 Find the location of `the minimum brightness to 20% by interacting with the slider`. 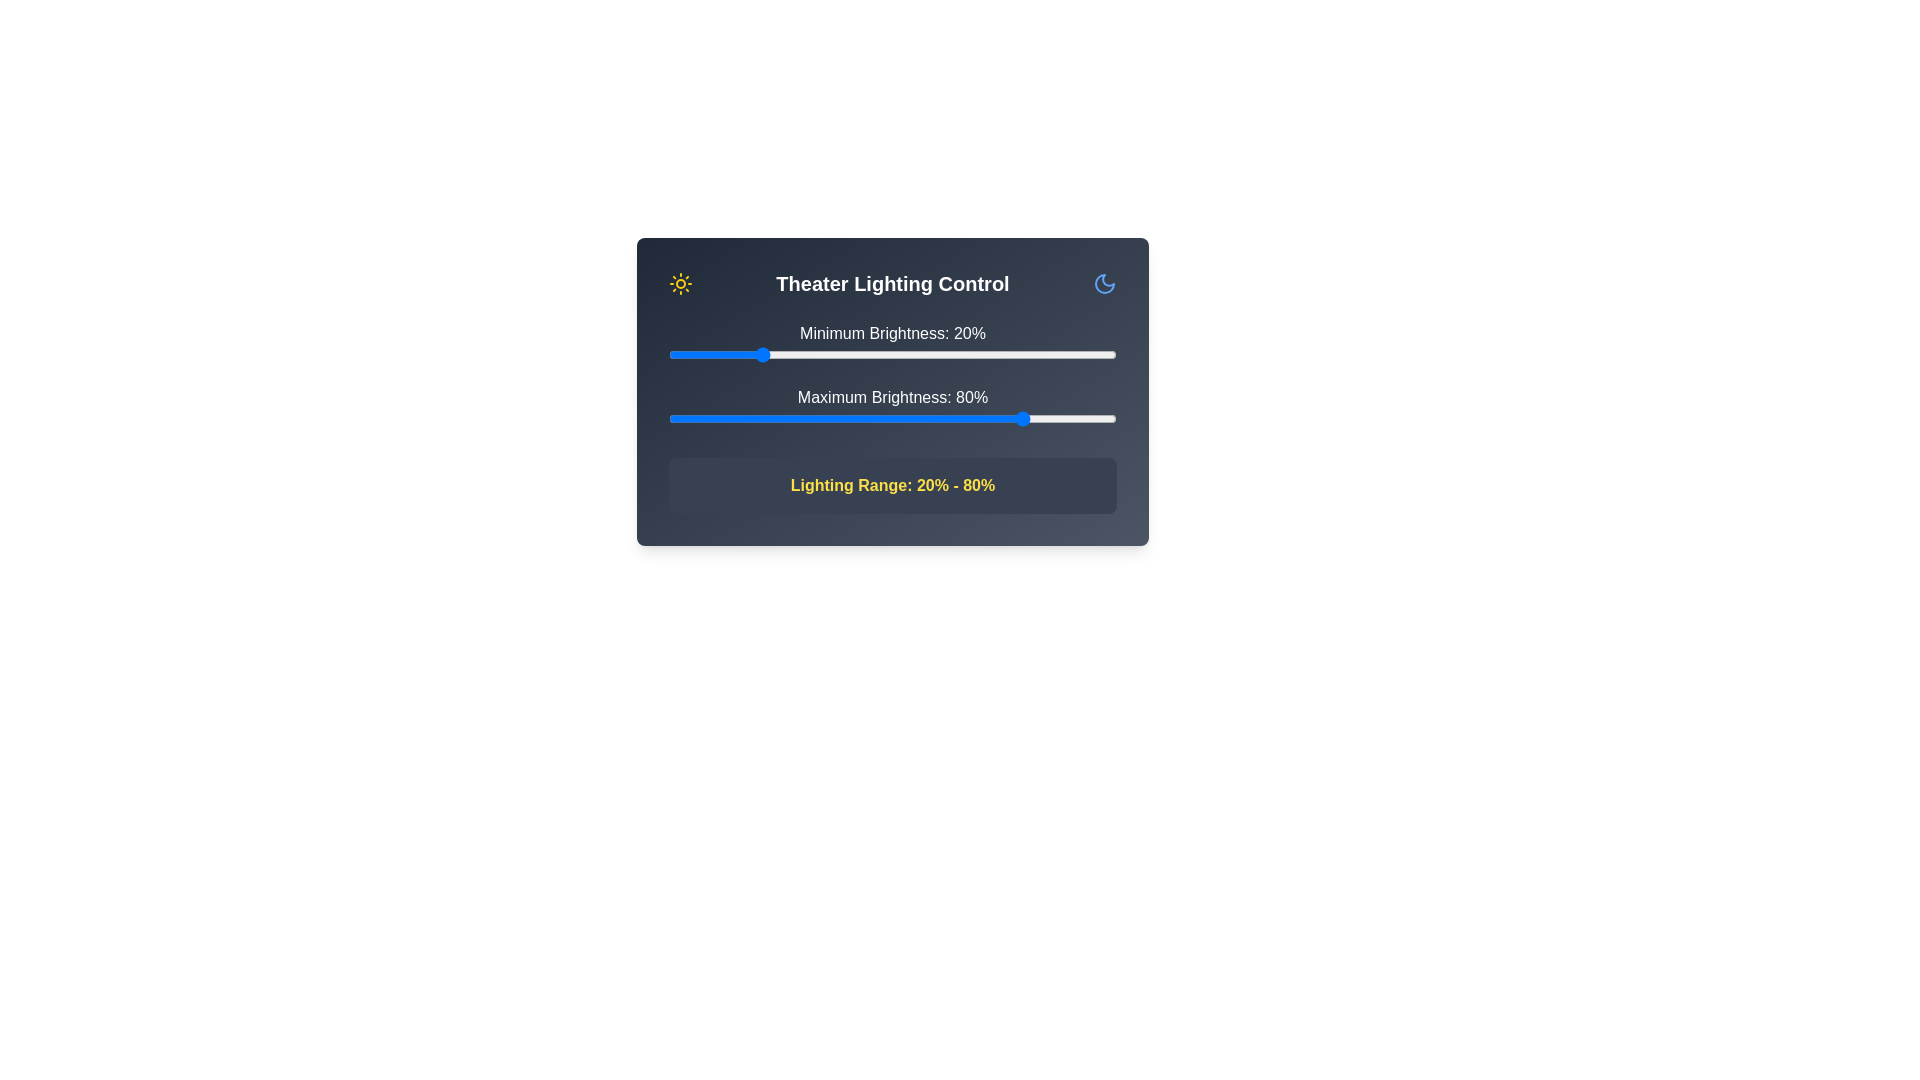

the minimum brightness to 20% by interacting with the slider is located at coordinates (757, 353).